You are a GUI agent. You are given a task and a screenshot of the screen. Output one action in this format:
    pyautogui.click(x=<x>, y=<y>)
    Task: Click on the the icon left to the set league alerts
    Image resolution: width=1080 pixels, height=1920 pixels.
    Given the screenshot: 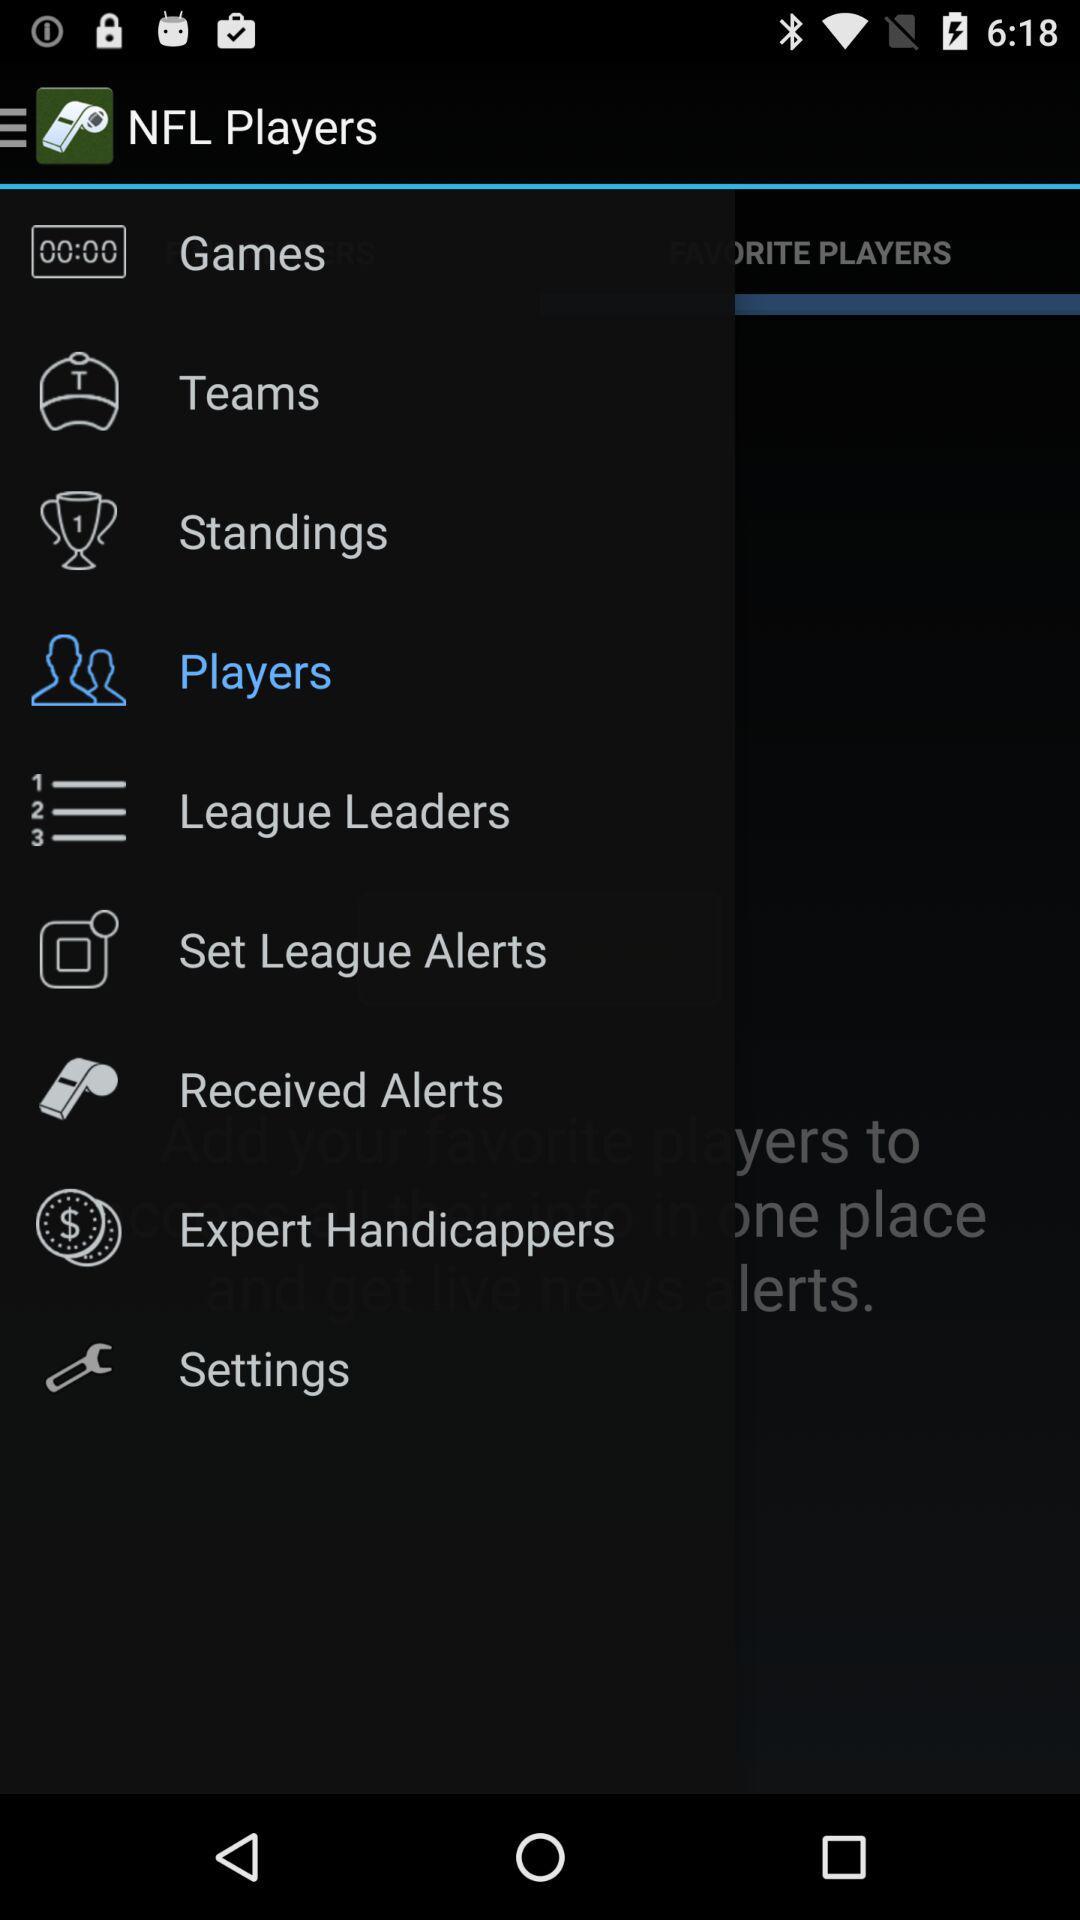 What is the action you would take?
    pyautogui.click(x=77, y=948)
    